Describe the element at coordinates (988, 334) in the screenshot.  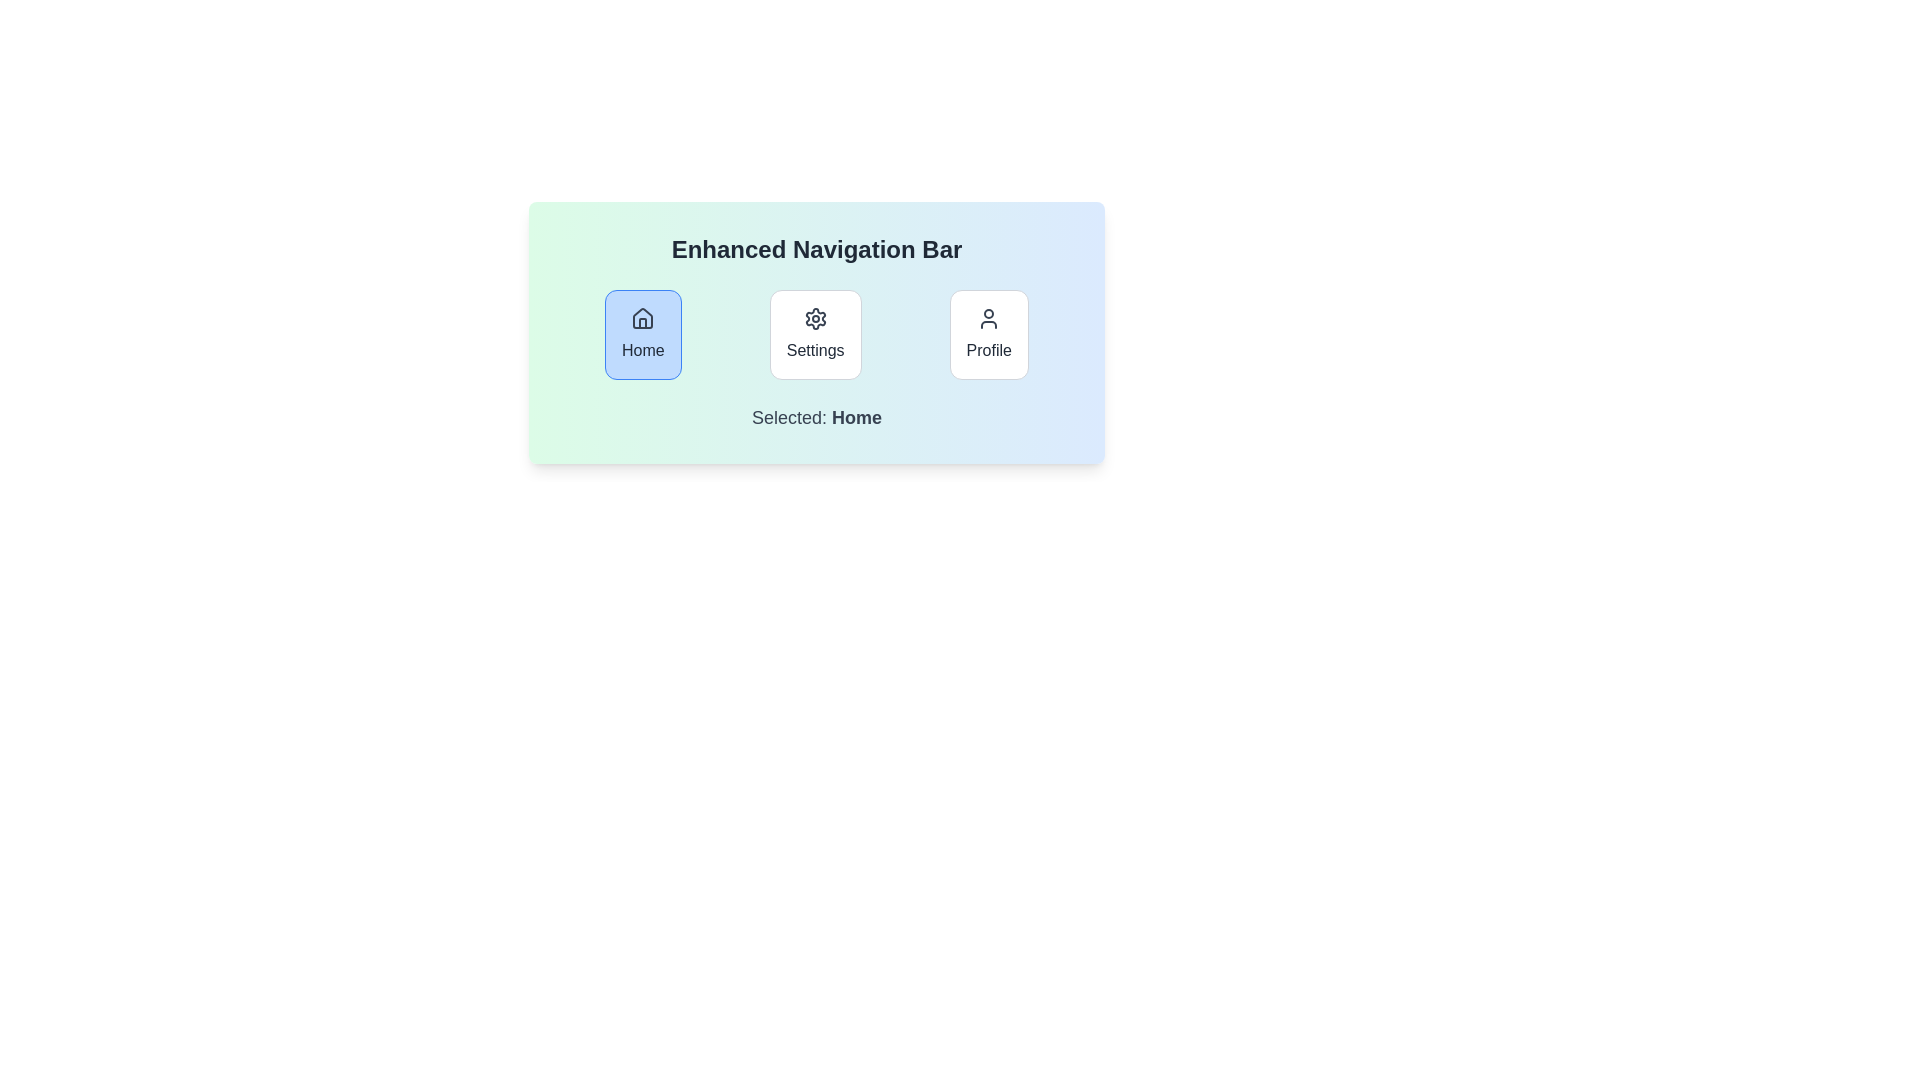
I see `the navigation button located at the rightmost position of the row of three buttons in the 'Enhanced Navigation Bar'` at that location.